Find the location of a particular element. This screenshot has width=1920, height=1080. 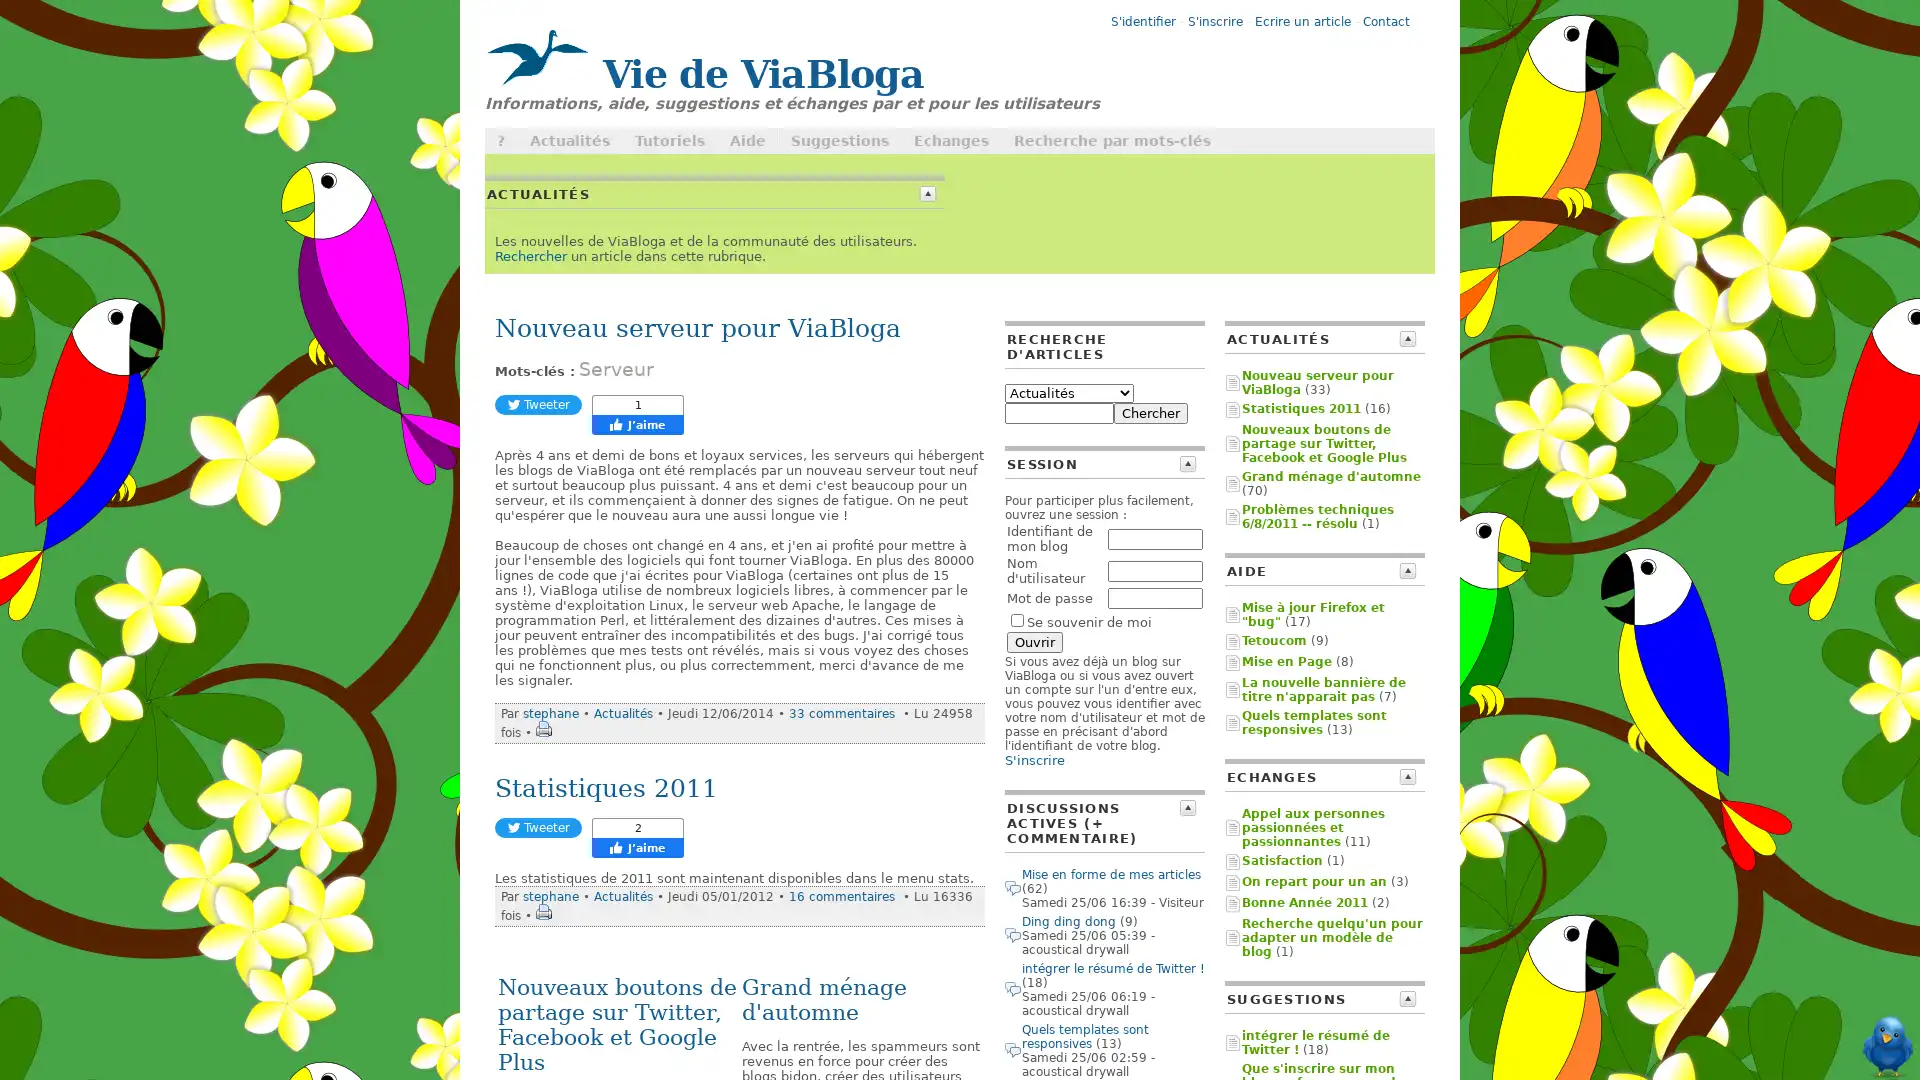

Ouvrir is located at coordinates (1035, 642).